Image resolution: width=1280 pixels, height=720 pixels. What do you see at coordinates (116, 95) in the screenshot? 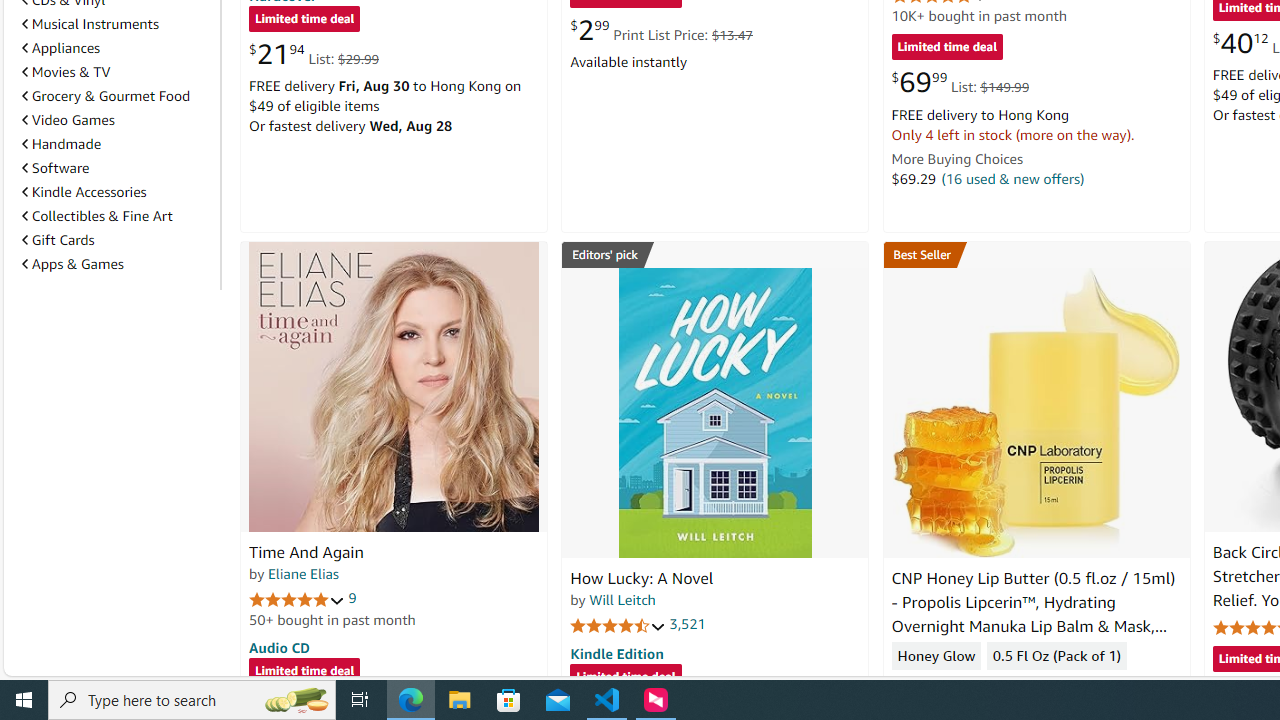
I see `'Grocery & Gourmet Food'` at bounding box center [116, 95].